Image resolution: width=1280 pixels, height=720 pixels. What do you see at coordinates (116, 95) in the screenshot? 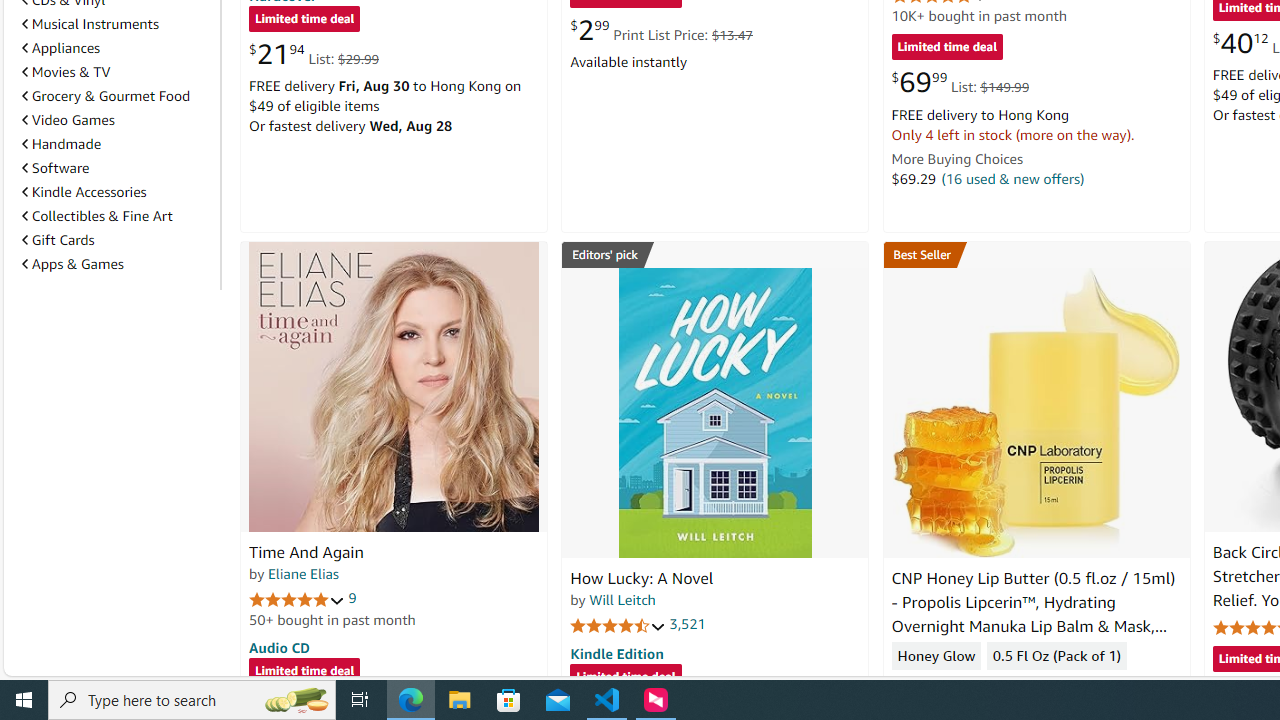
I see `'Grocery & Gourmet Food'` at bounding box center [116, 95].